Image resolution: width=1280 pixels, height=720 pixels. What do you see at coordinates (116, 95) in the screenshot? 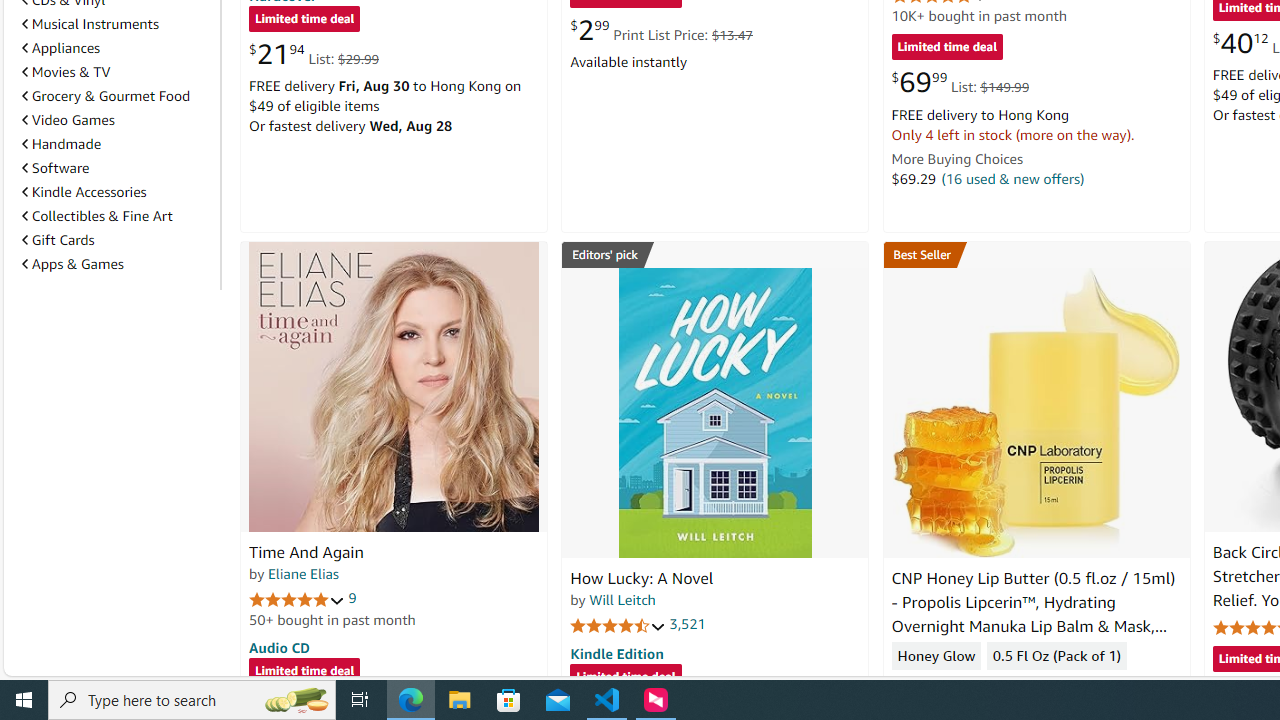
I see `'Grocery & Gourmet Food'` at bounding box center [116, 95].